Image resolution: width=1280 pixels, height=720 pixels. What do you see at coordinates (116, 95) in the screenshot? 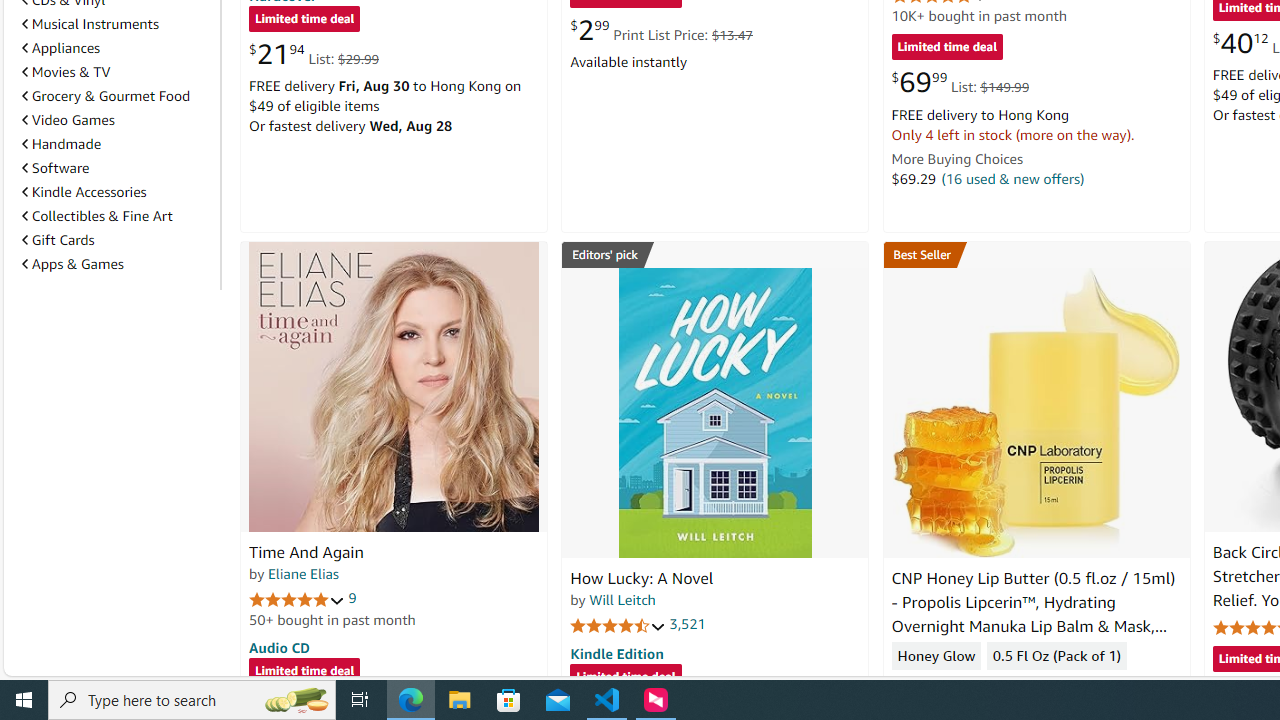
I see `'Grocery & Gourmet Food'` at bounding box center [116, 95].